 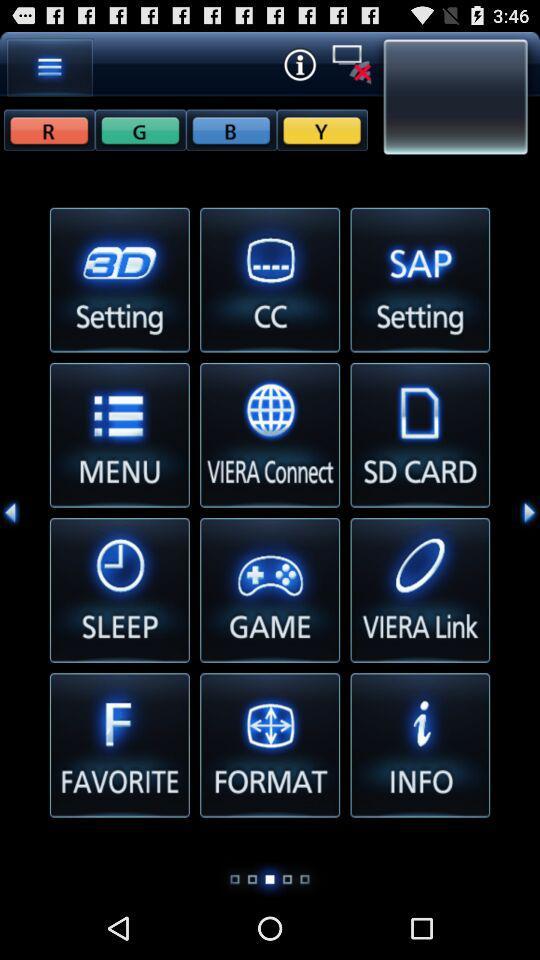 What do you see at coordinates (298, 68) in the screenshot?
I see `the info icon` at bounding box center [298, 68].